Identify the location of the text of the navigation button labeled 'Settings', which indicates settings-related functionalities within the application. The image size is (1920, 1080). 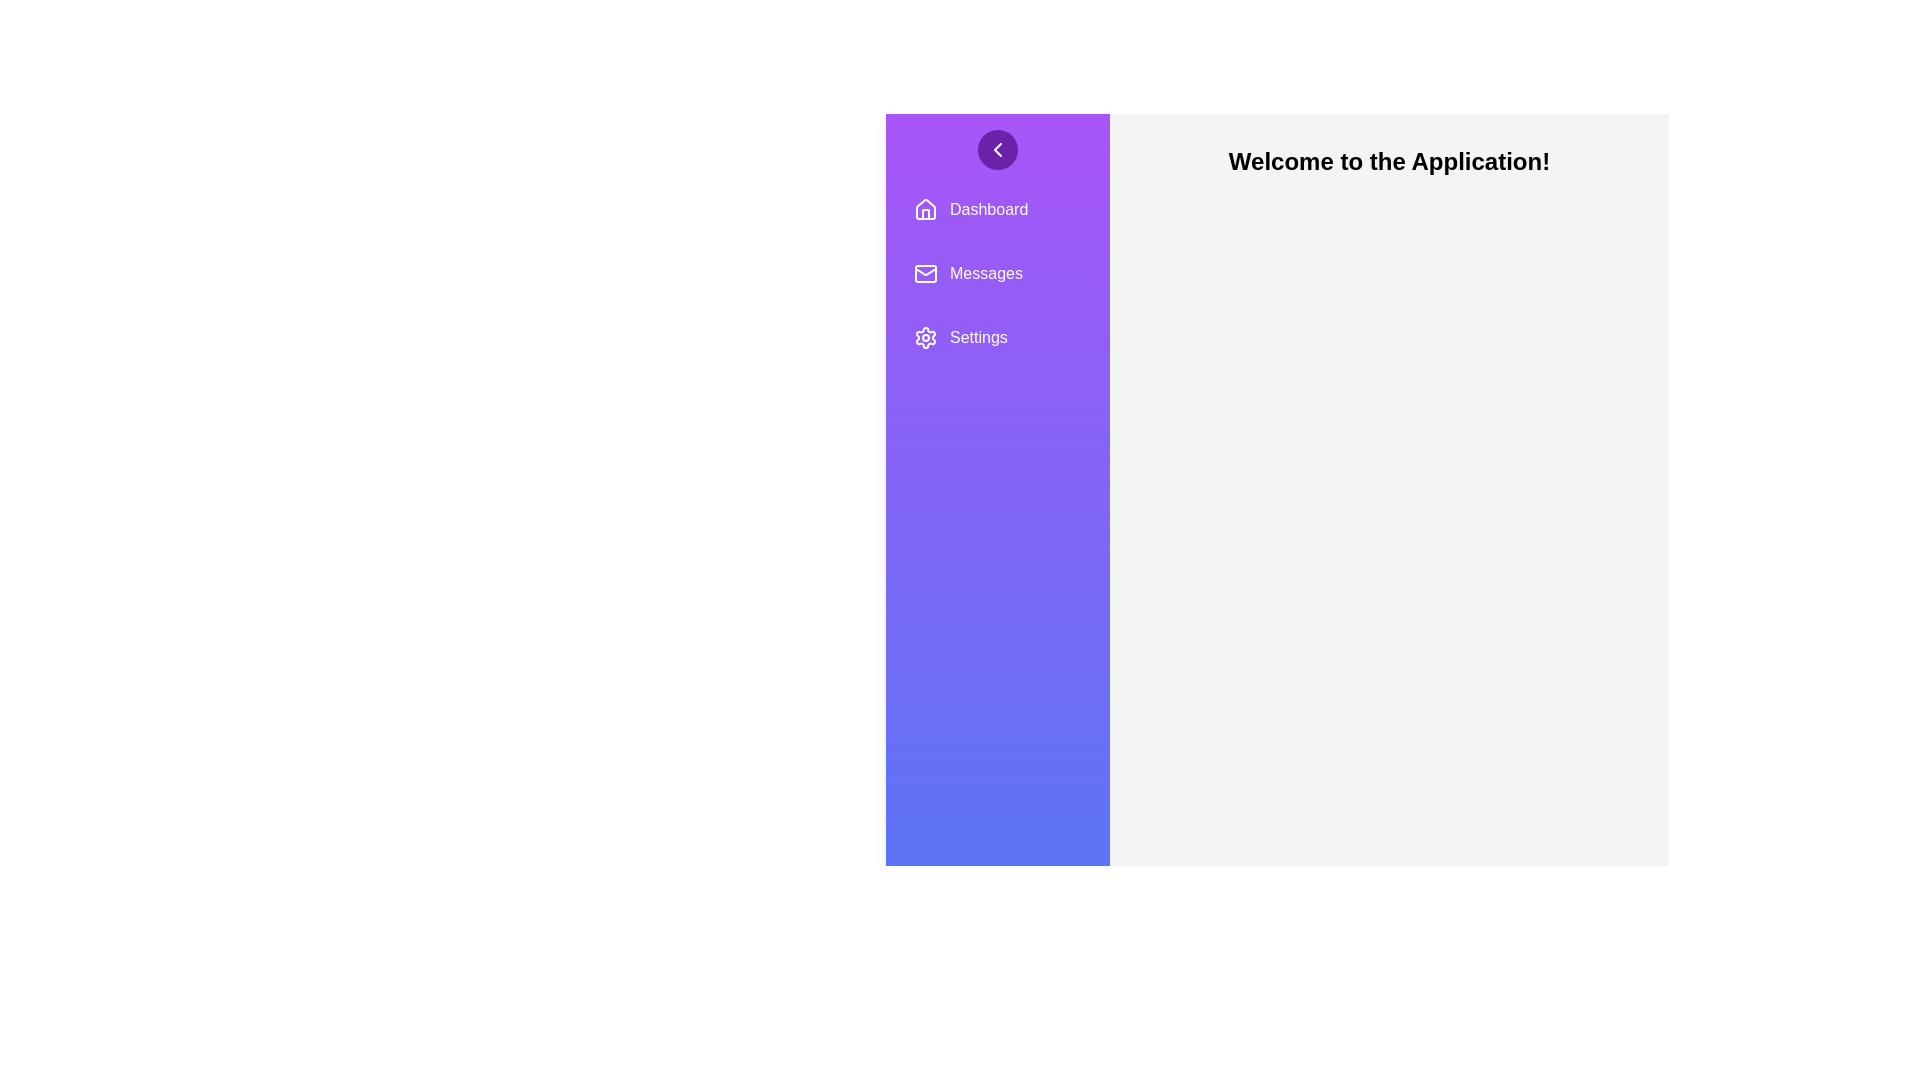
(978, 337).